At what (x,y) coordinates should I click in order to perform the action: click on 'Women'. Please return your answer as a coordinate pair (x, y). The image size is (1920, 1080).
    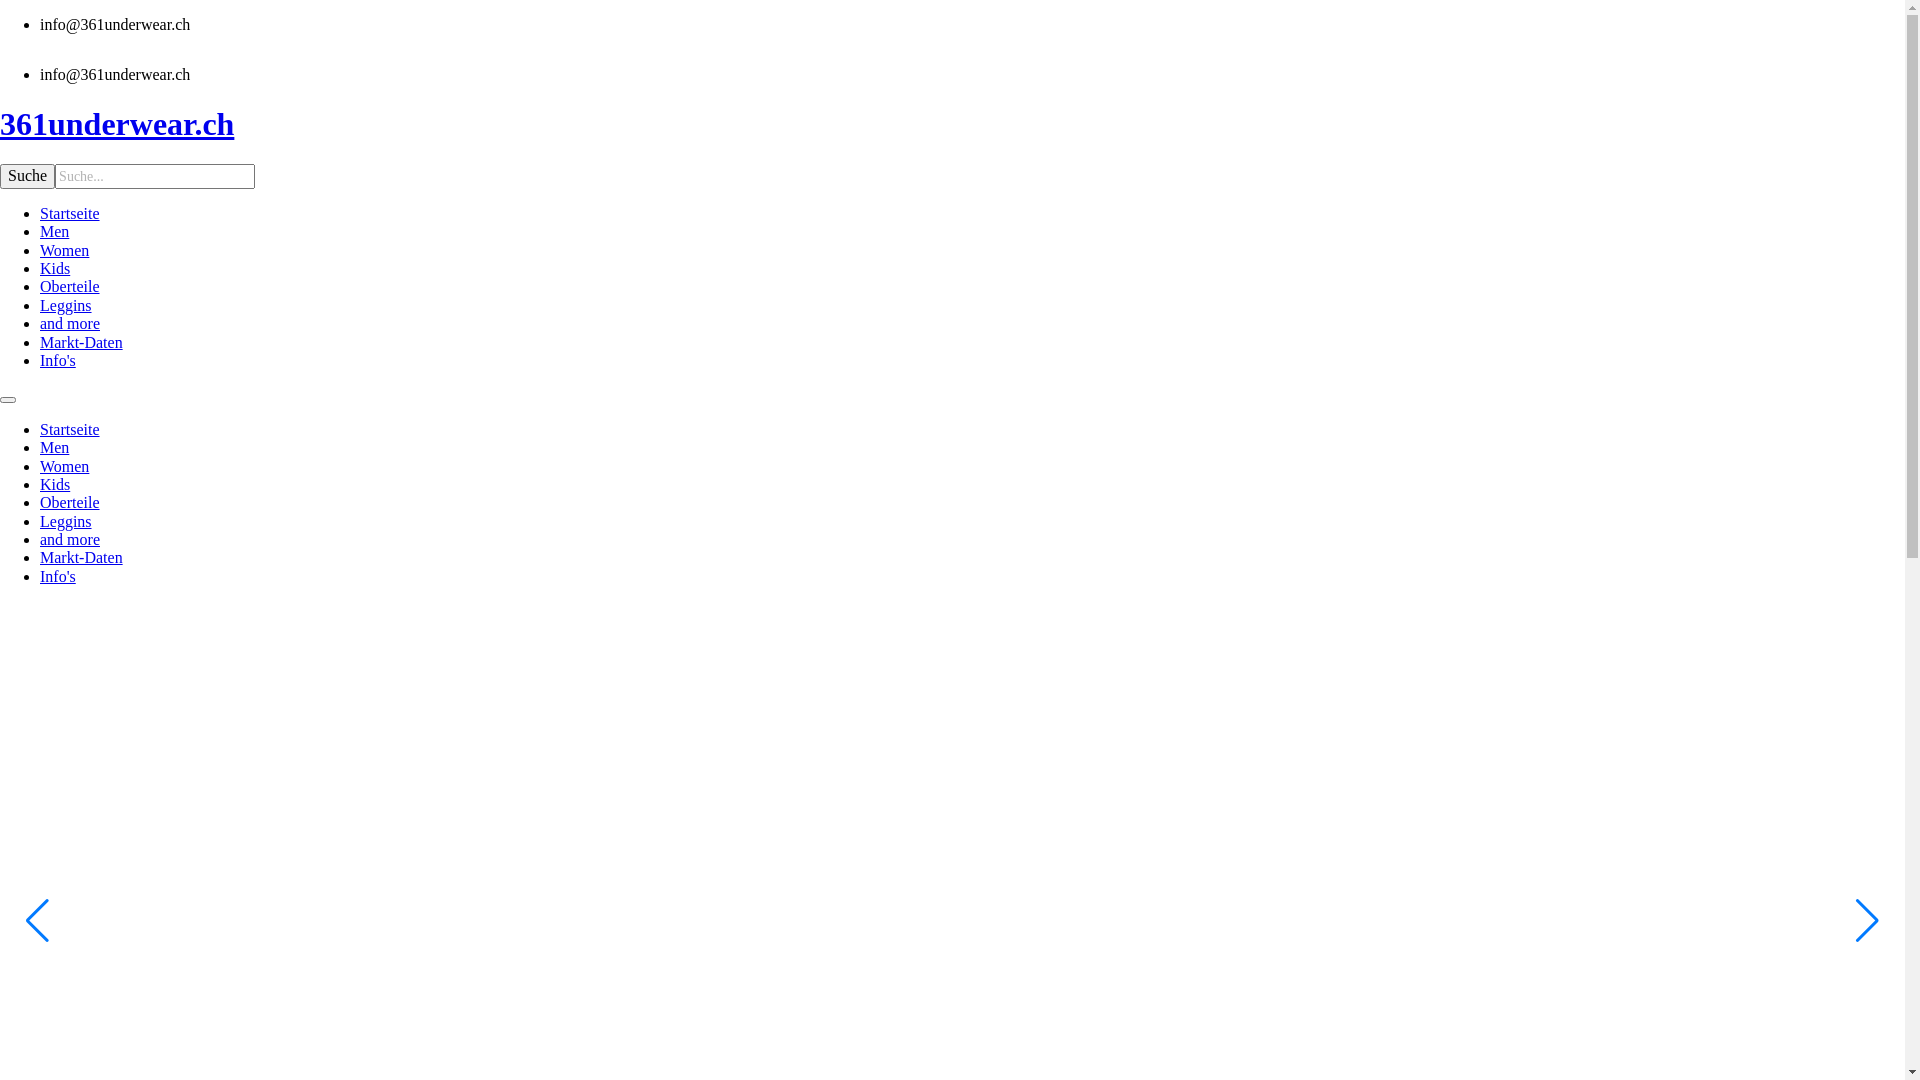
    Looking at the image, I should click on (64, 466).